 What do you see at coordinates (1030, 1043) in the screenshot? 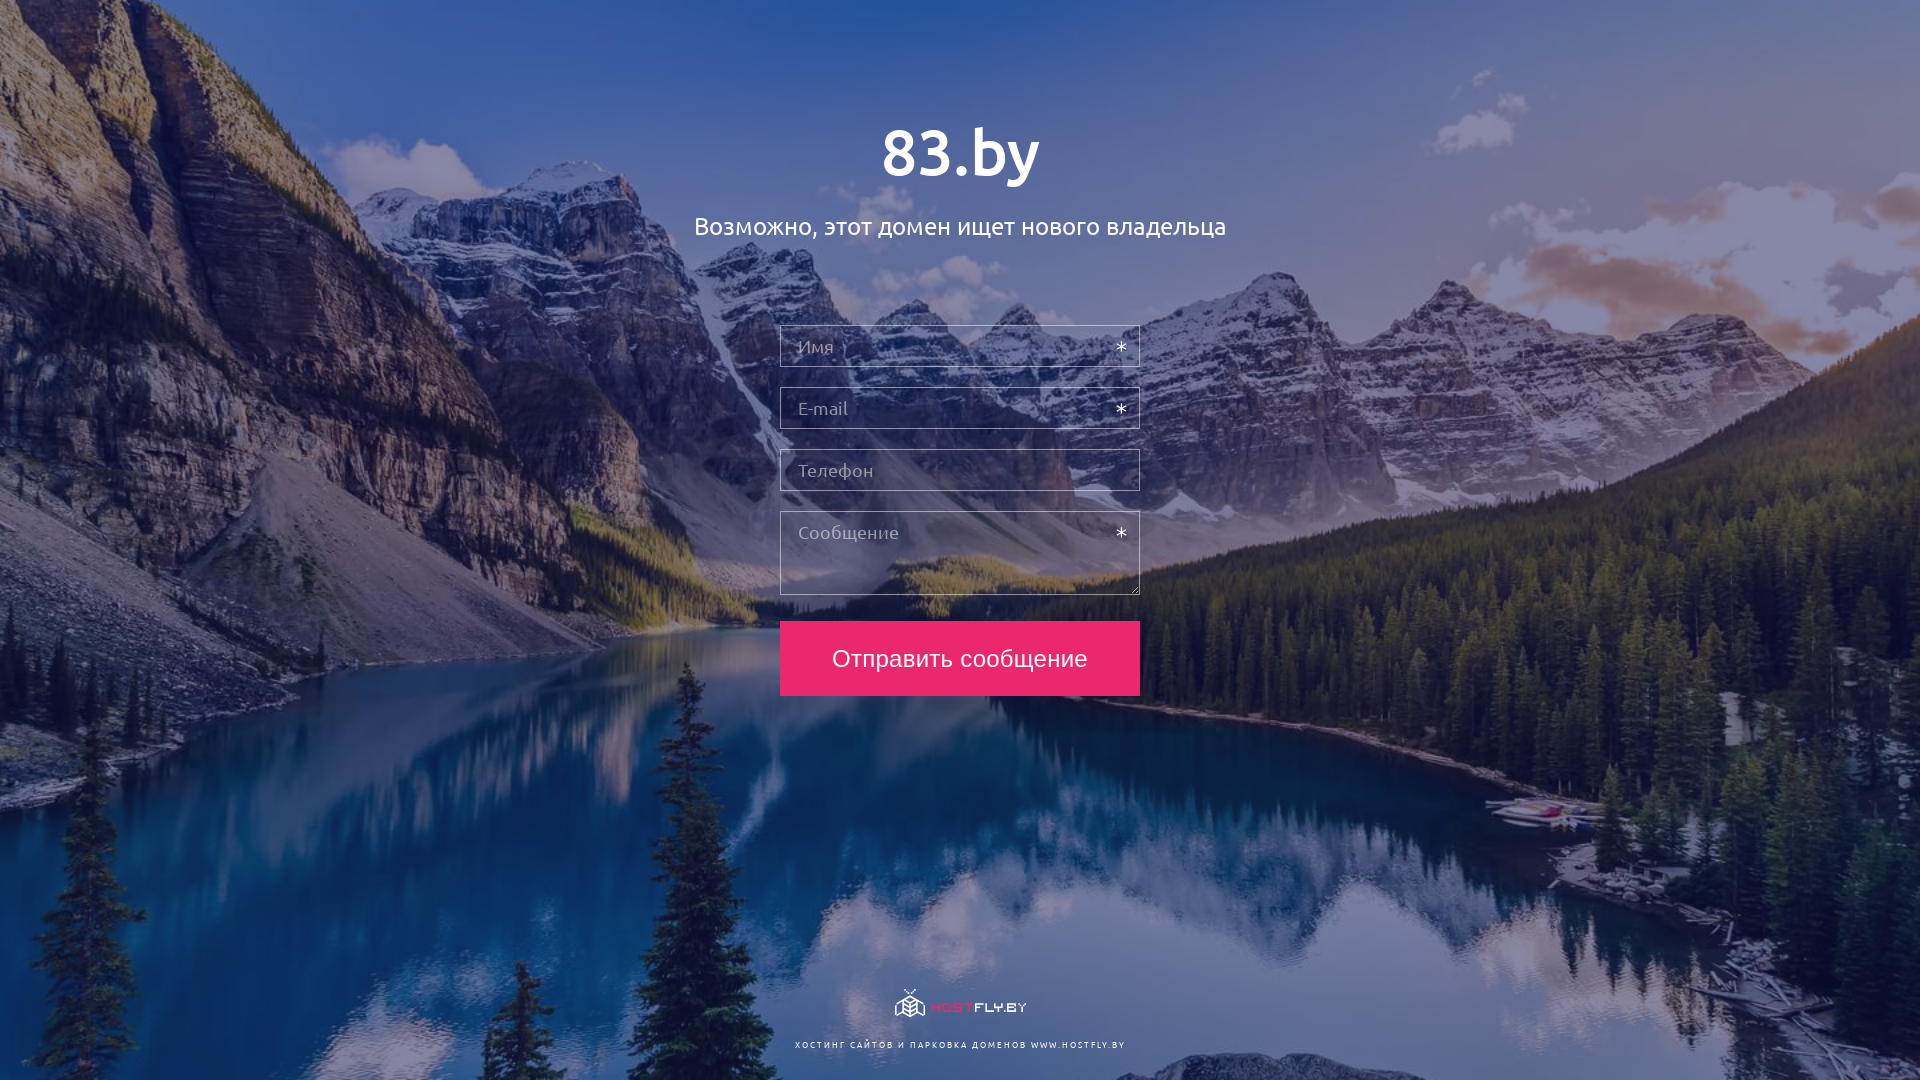
I see `'WWW.HOSTFLY.BY'` at bounding box center [1030, 1043].